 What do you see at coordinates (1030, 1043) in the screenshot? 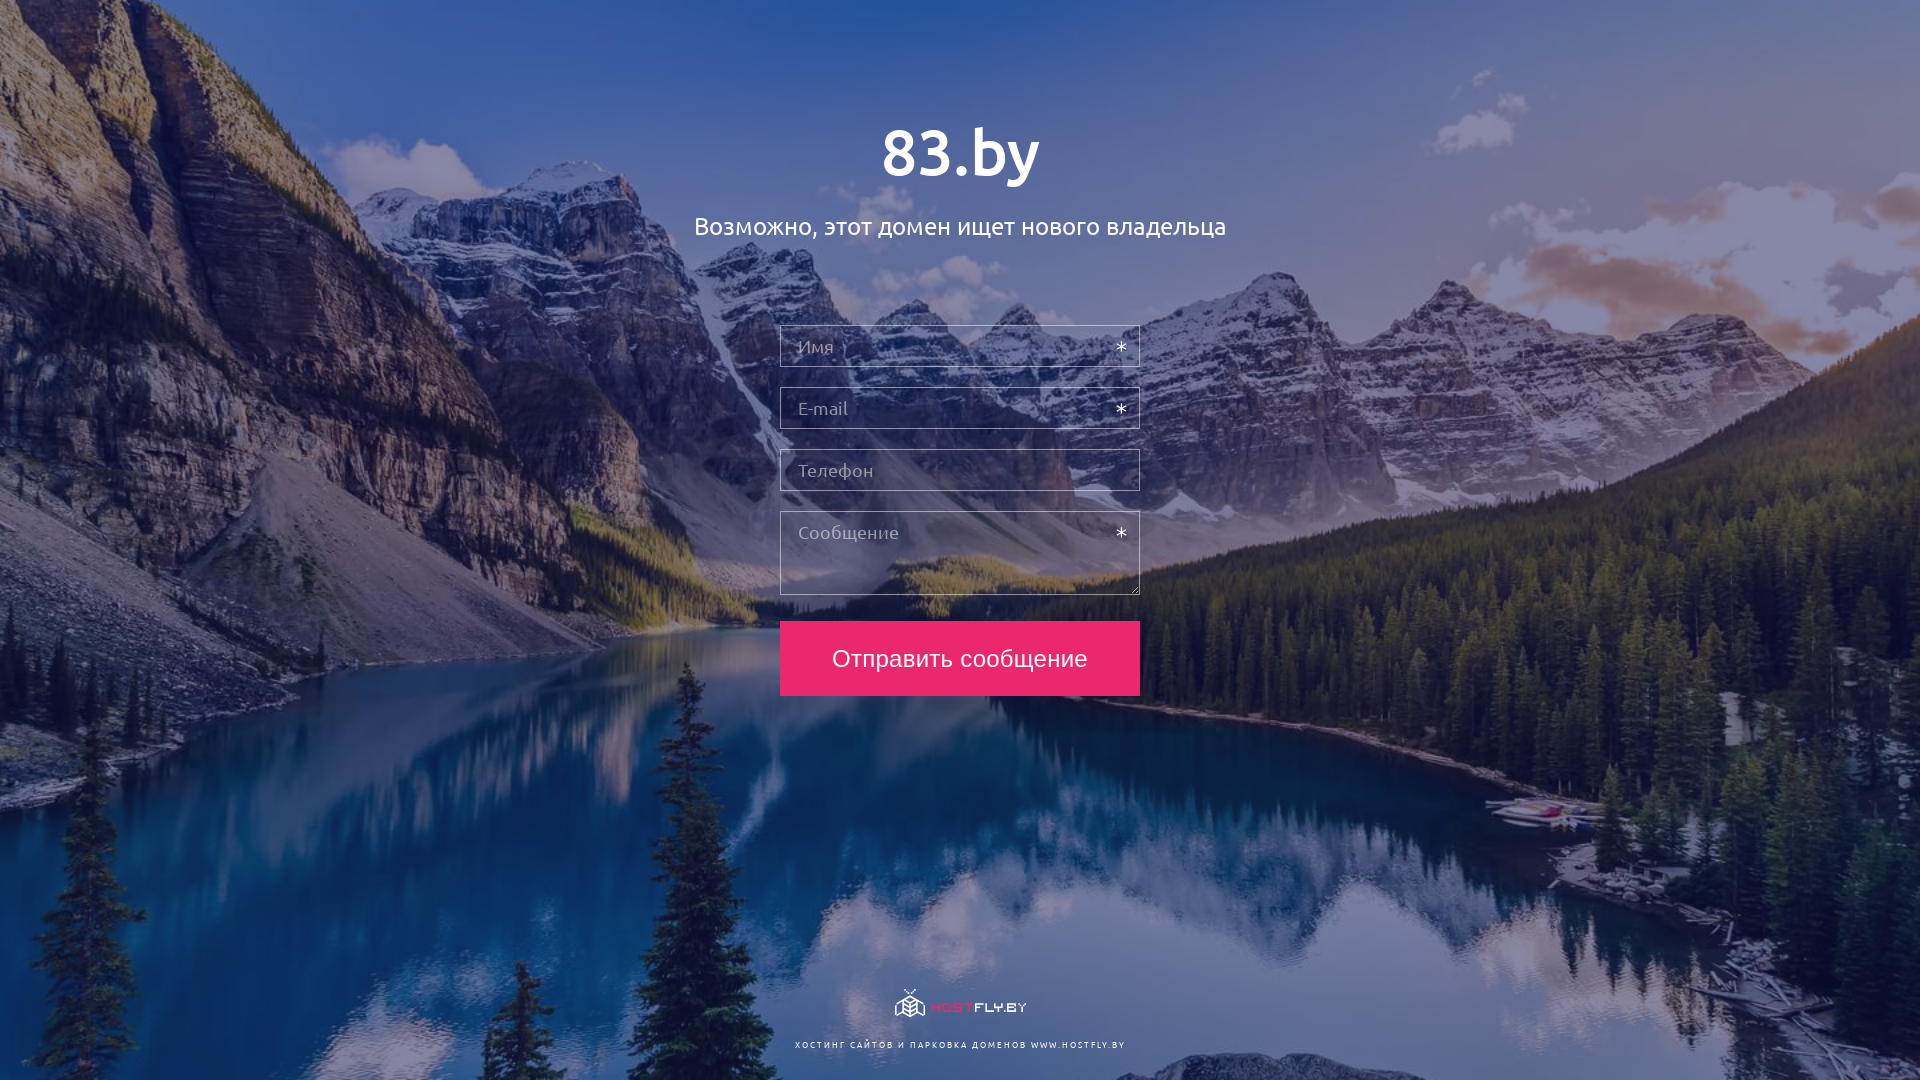
I see `'WWW.HOSTFLY.BY'` at bounding box center [1030, 1043].